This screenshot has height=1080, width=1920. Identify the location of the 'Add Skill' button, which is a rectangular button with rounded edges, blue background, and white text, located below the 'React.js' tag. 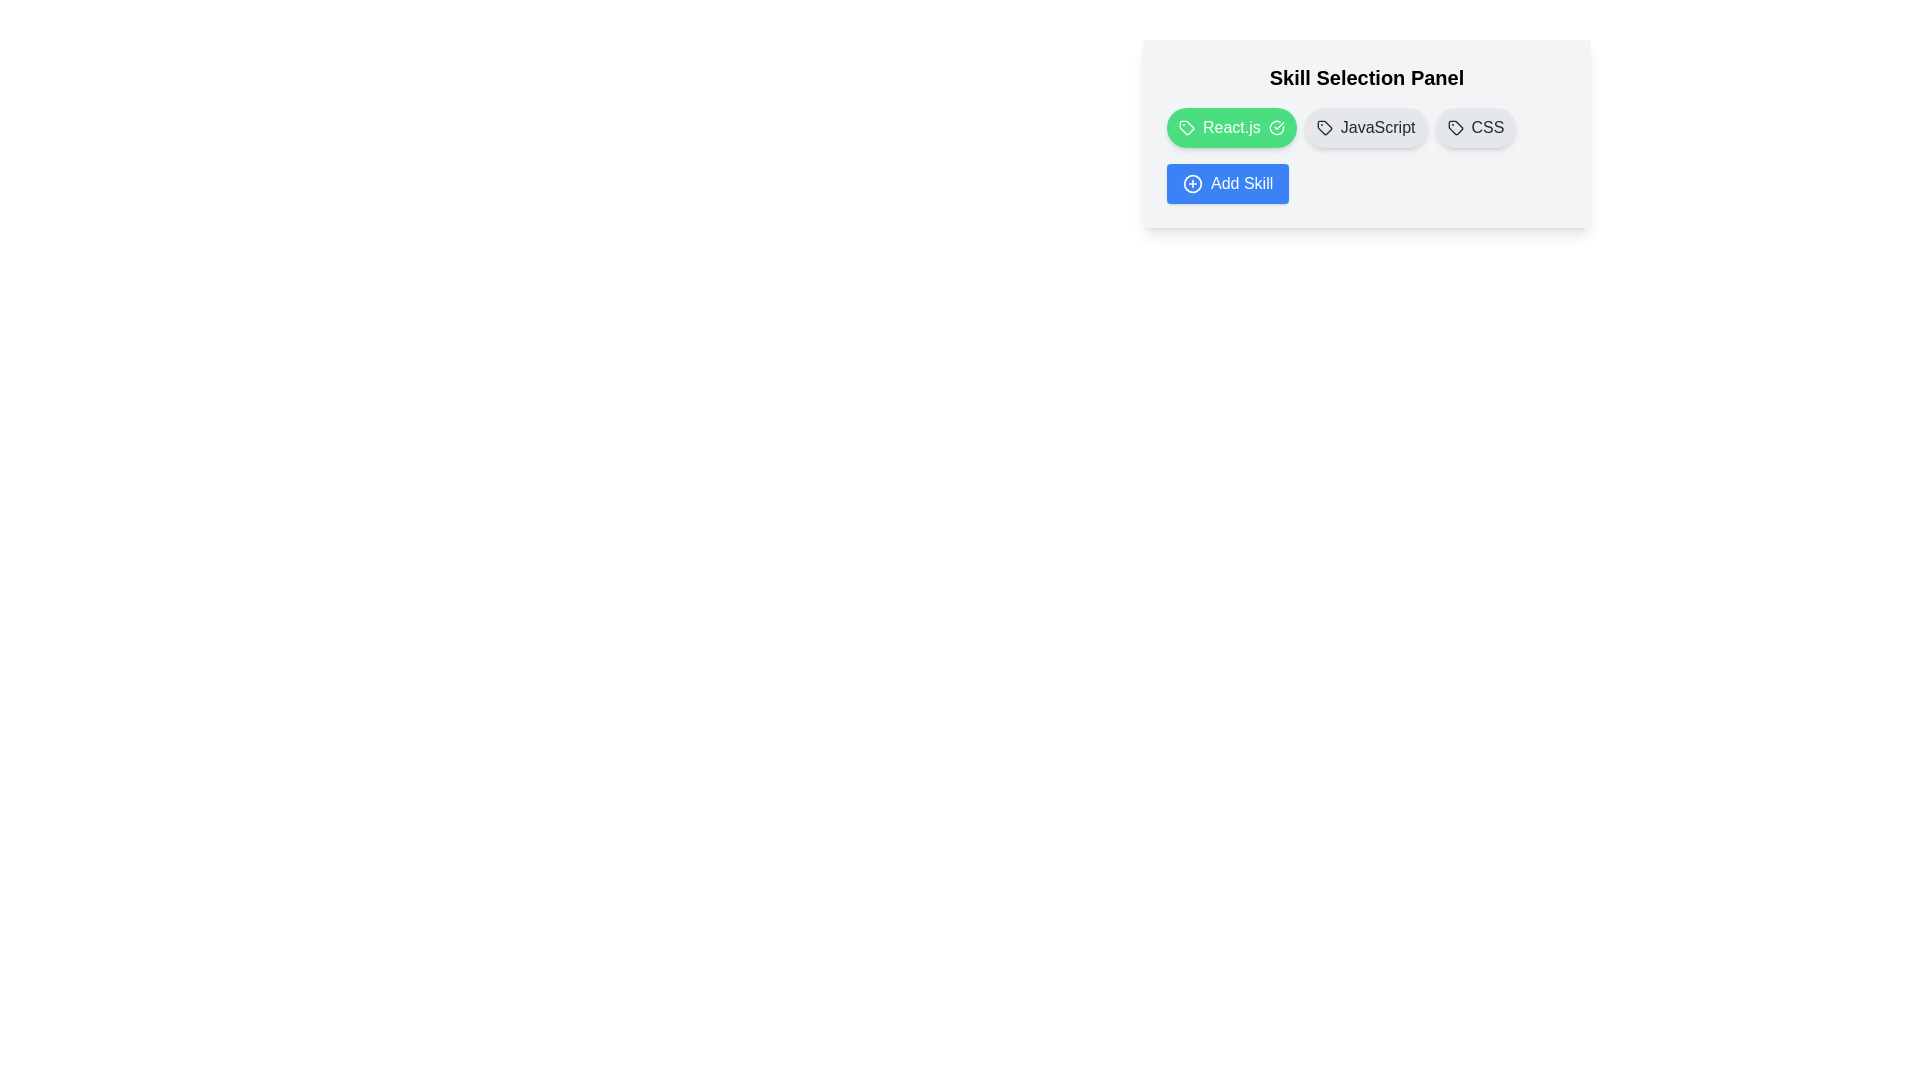
(1227, 184).